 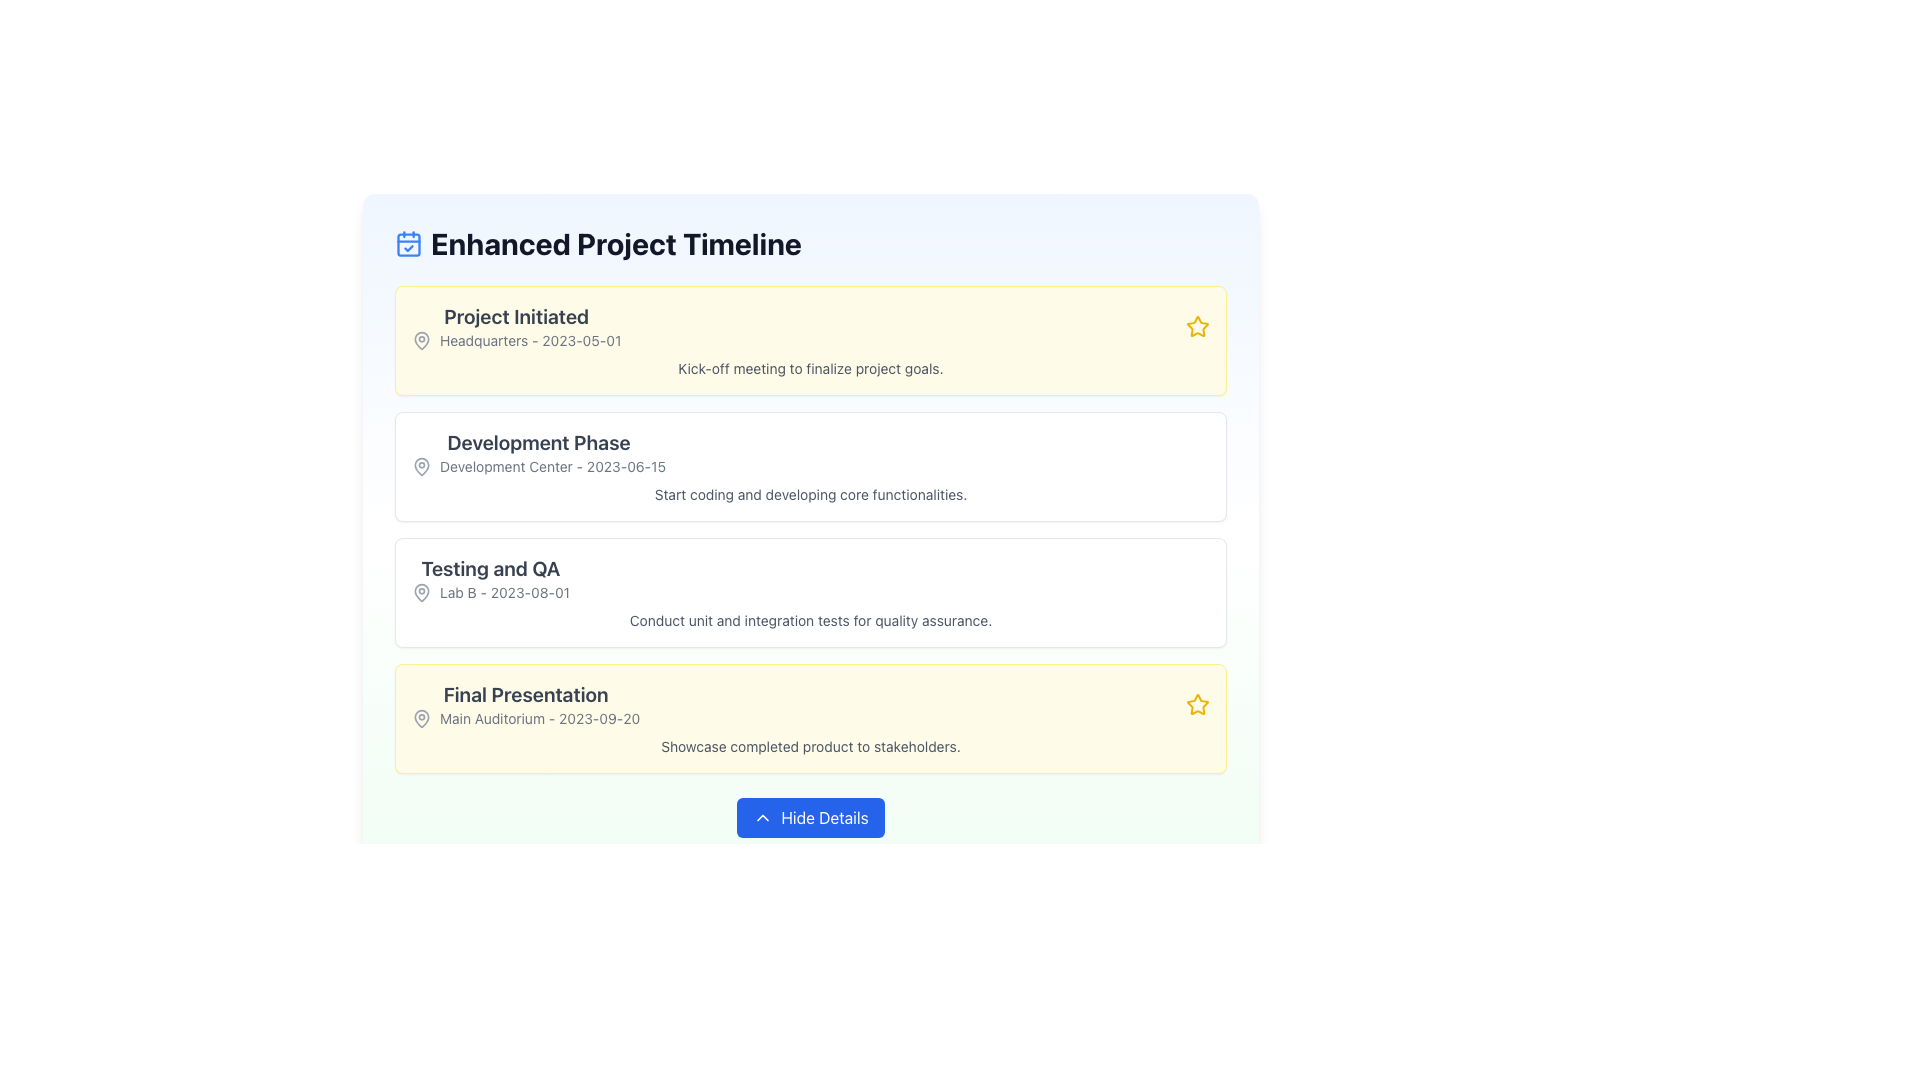 I want to click on the informational block that describes the 'Testing and QA' phase, located between the 'Development Phase' and 'Final Presentation' sections, so click(x=811, y=578).